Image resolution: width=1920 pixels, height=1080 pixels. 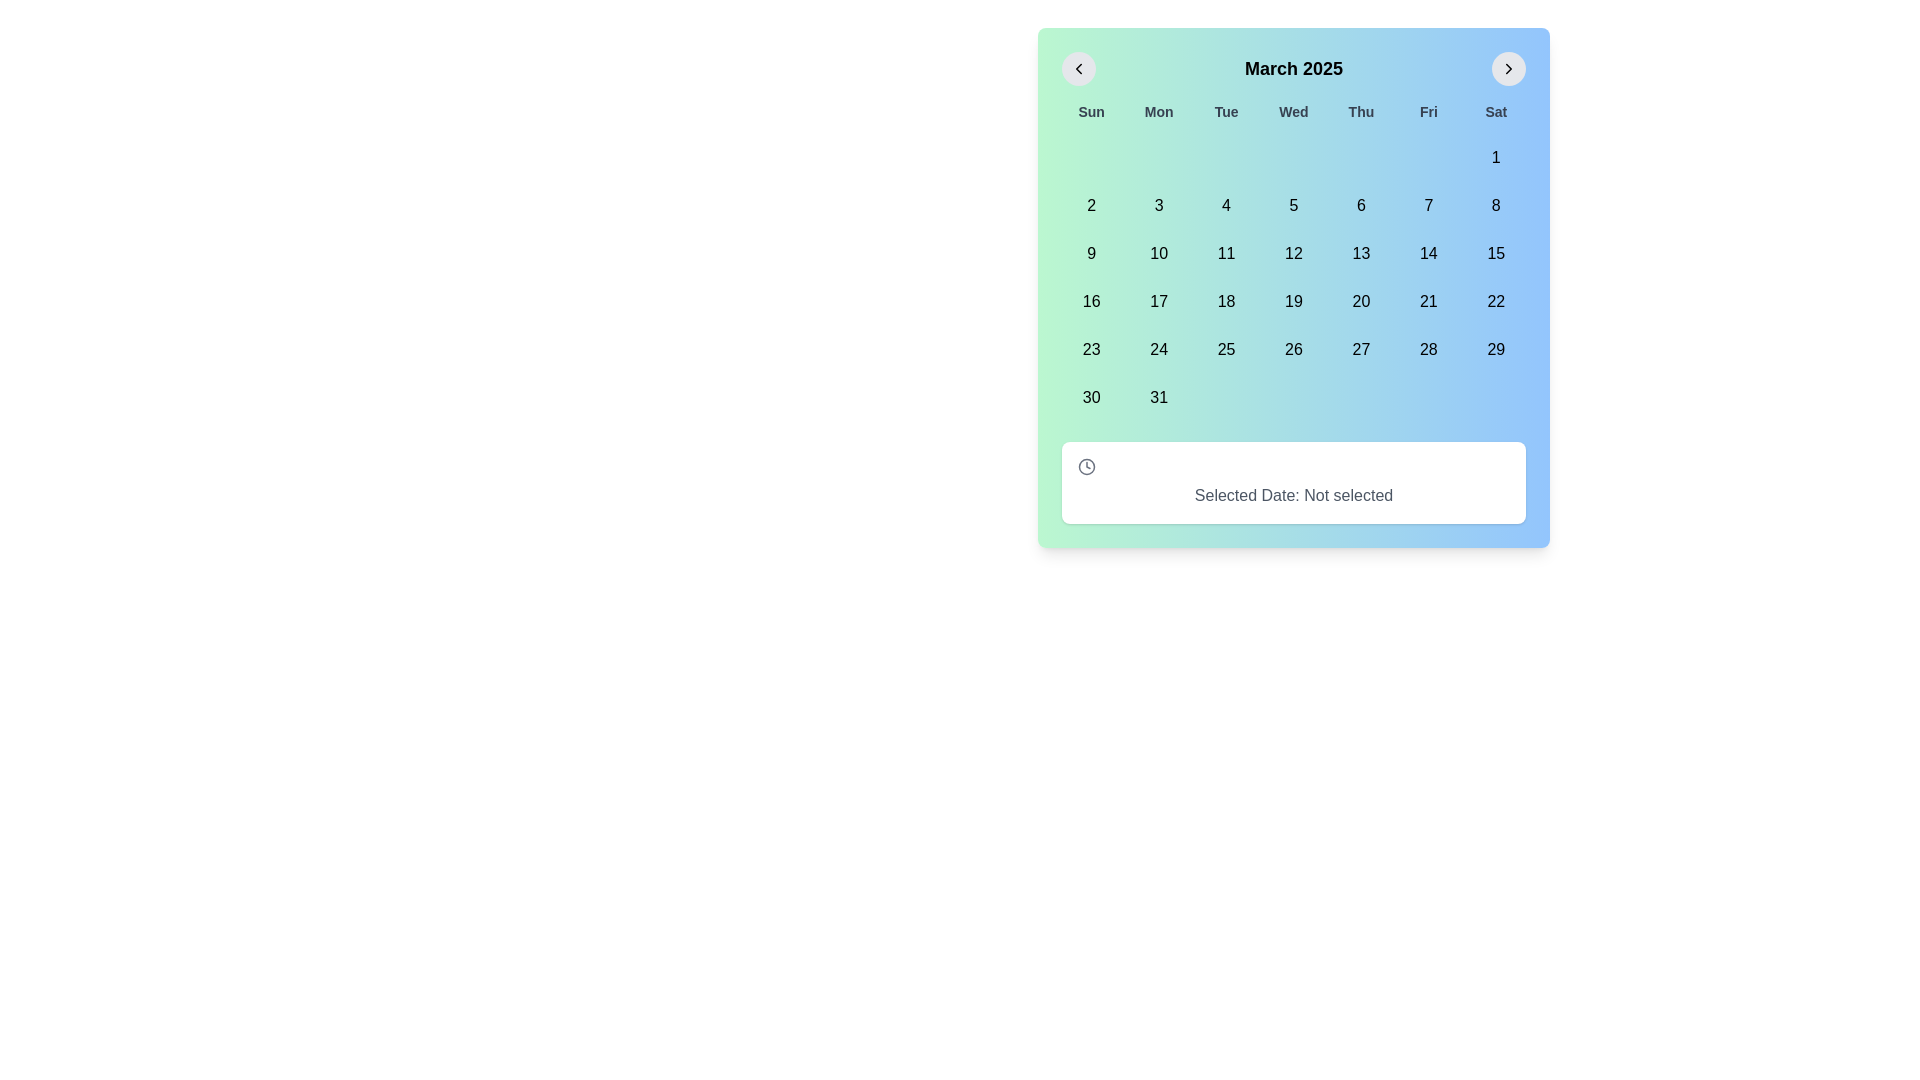 I want to click on the Interactive calendar day button representing '14', so click(x=1427, y=253).